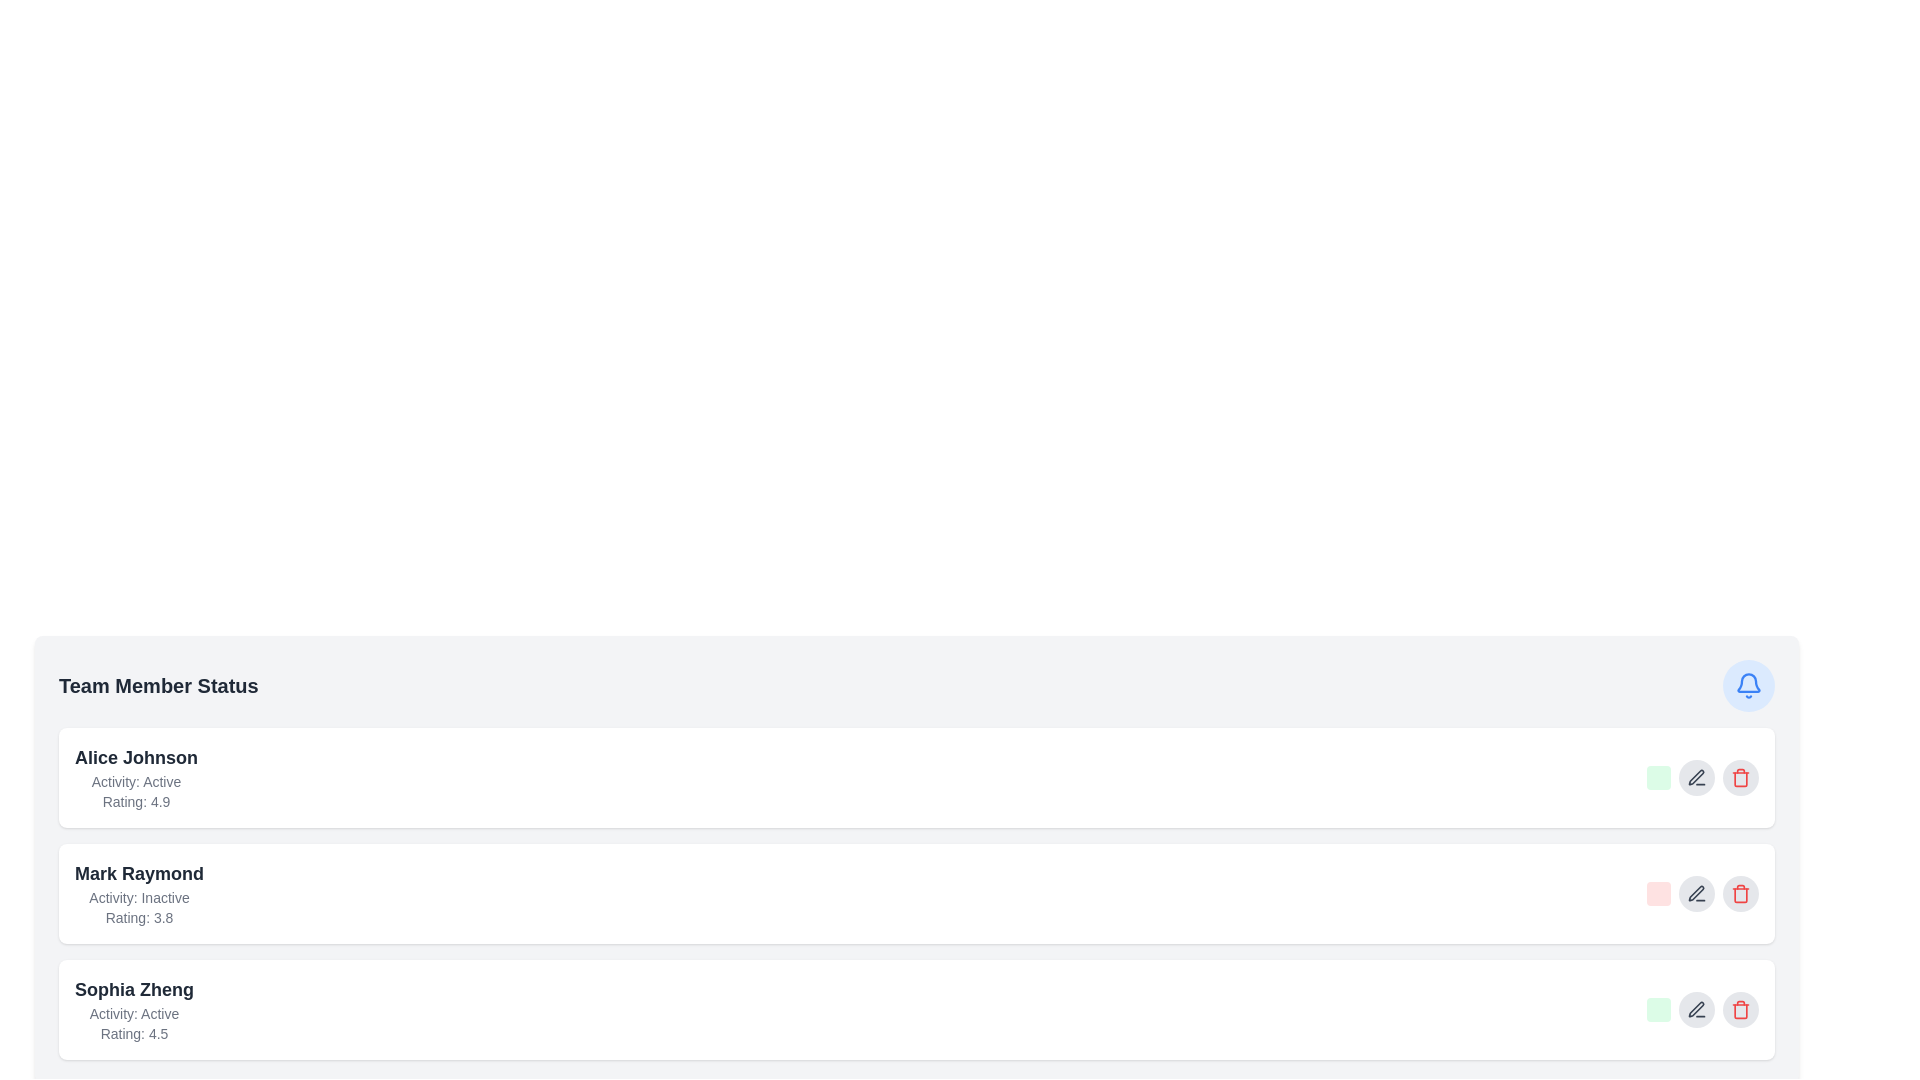  What do you see at coordinates (1702, 777) in the screenshot?
I see `the pen icon button, which is the second button in a row of three buttons on the card for 'Alice Johnson'` at bounding box center [1702, 777].